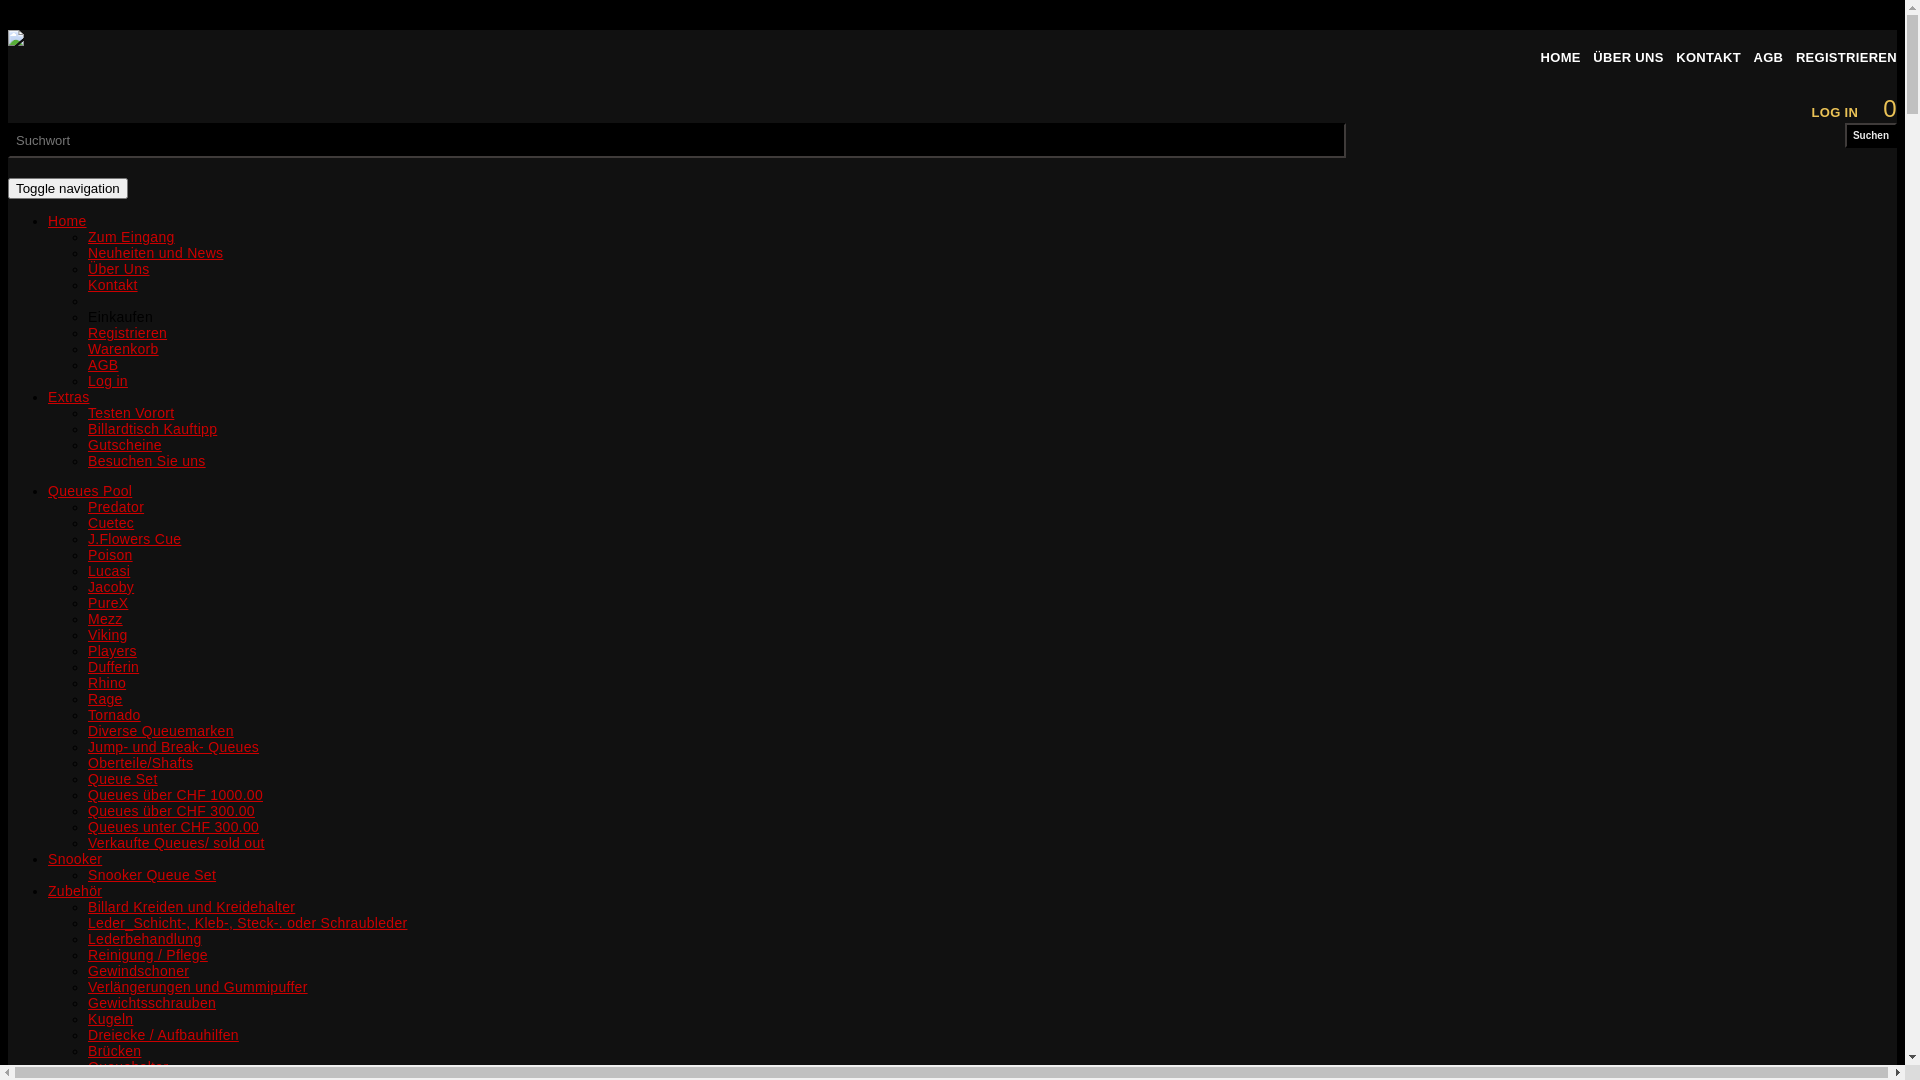  I want to click on 'Snooker Queue Set', so click(151, 874).